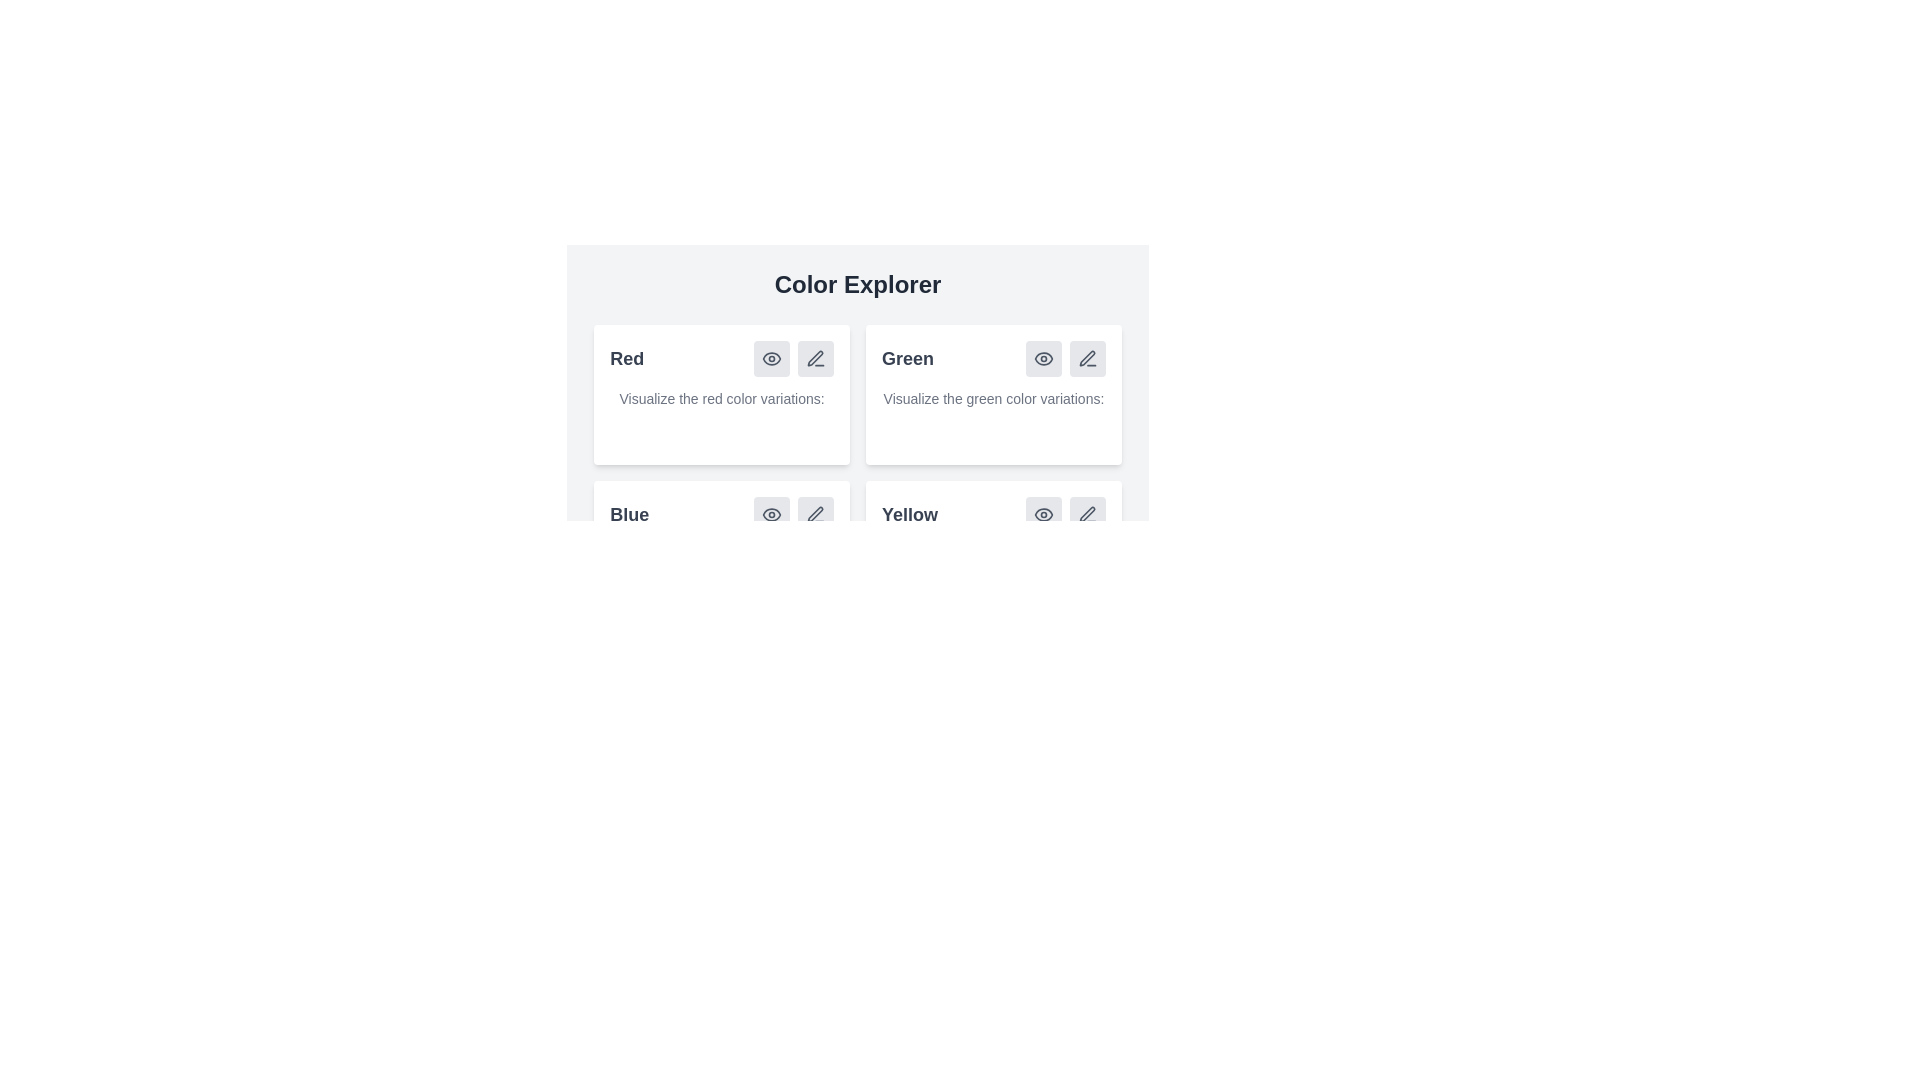 Image resolution: width=1920 pixels, height=1080 pixels. I want to click on the third circular component with a soft green color shade (#90EE90) in the 'Green' section located in the top-right portion of the grid, so click(978, 431).